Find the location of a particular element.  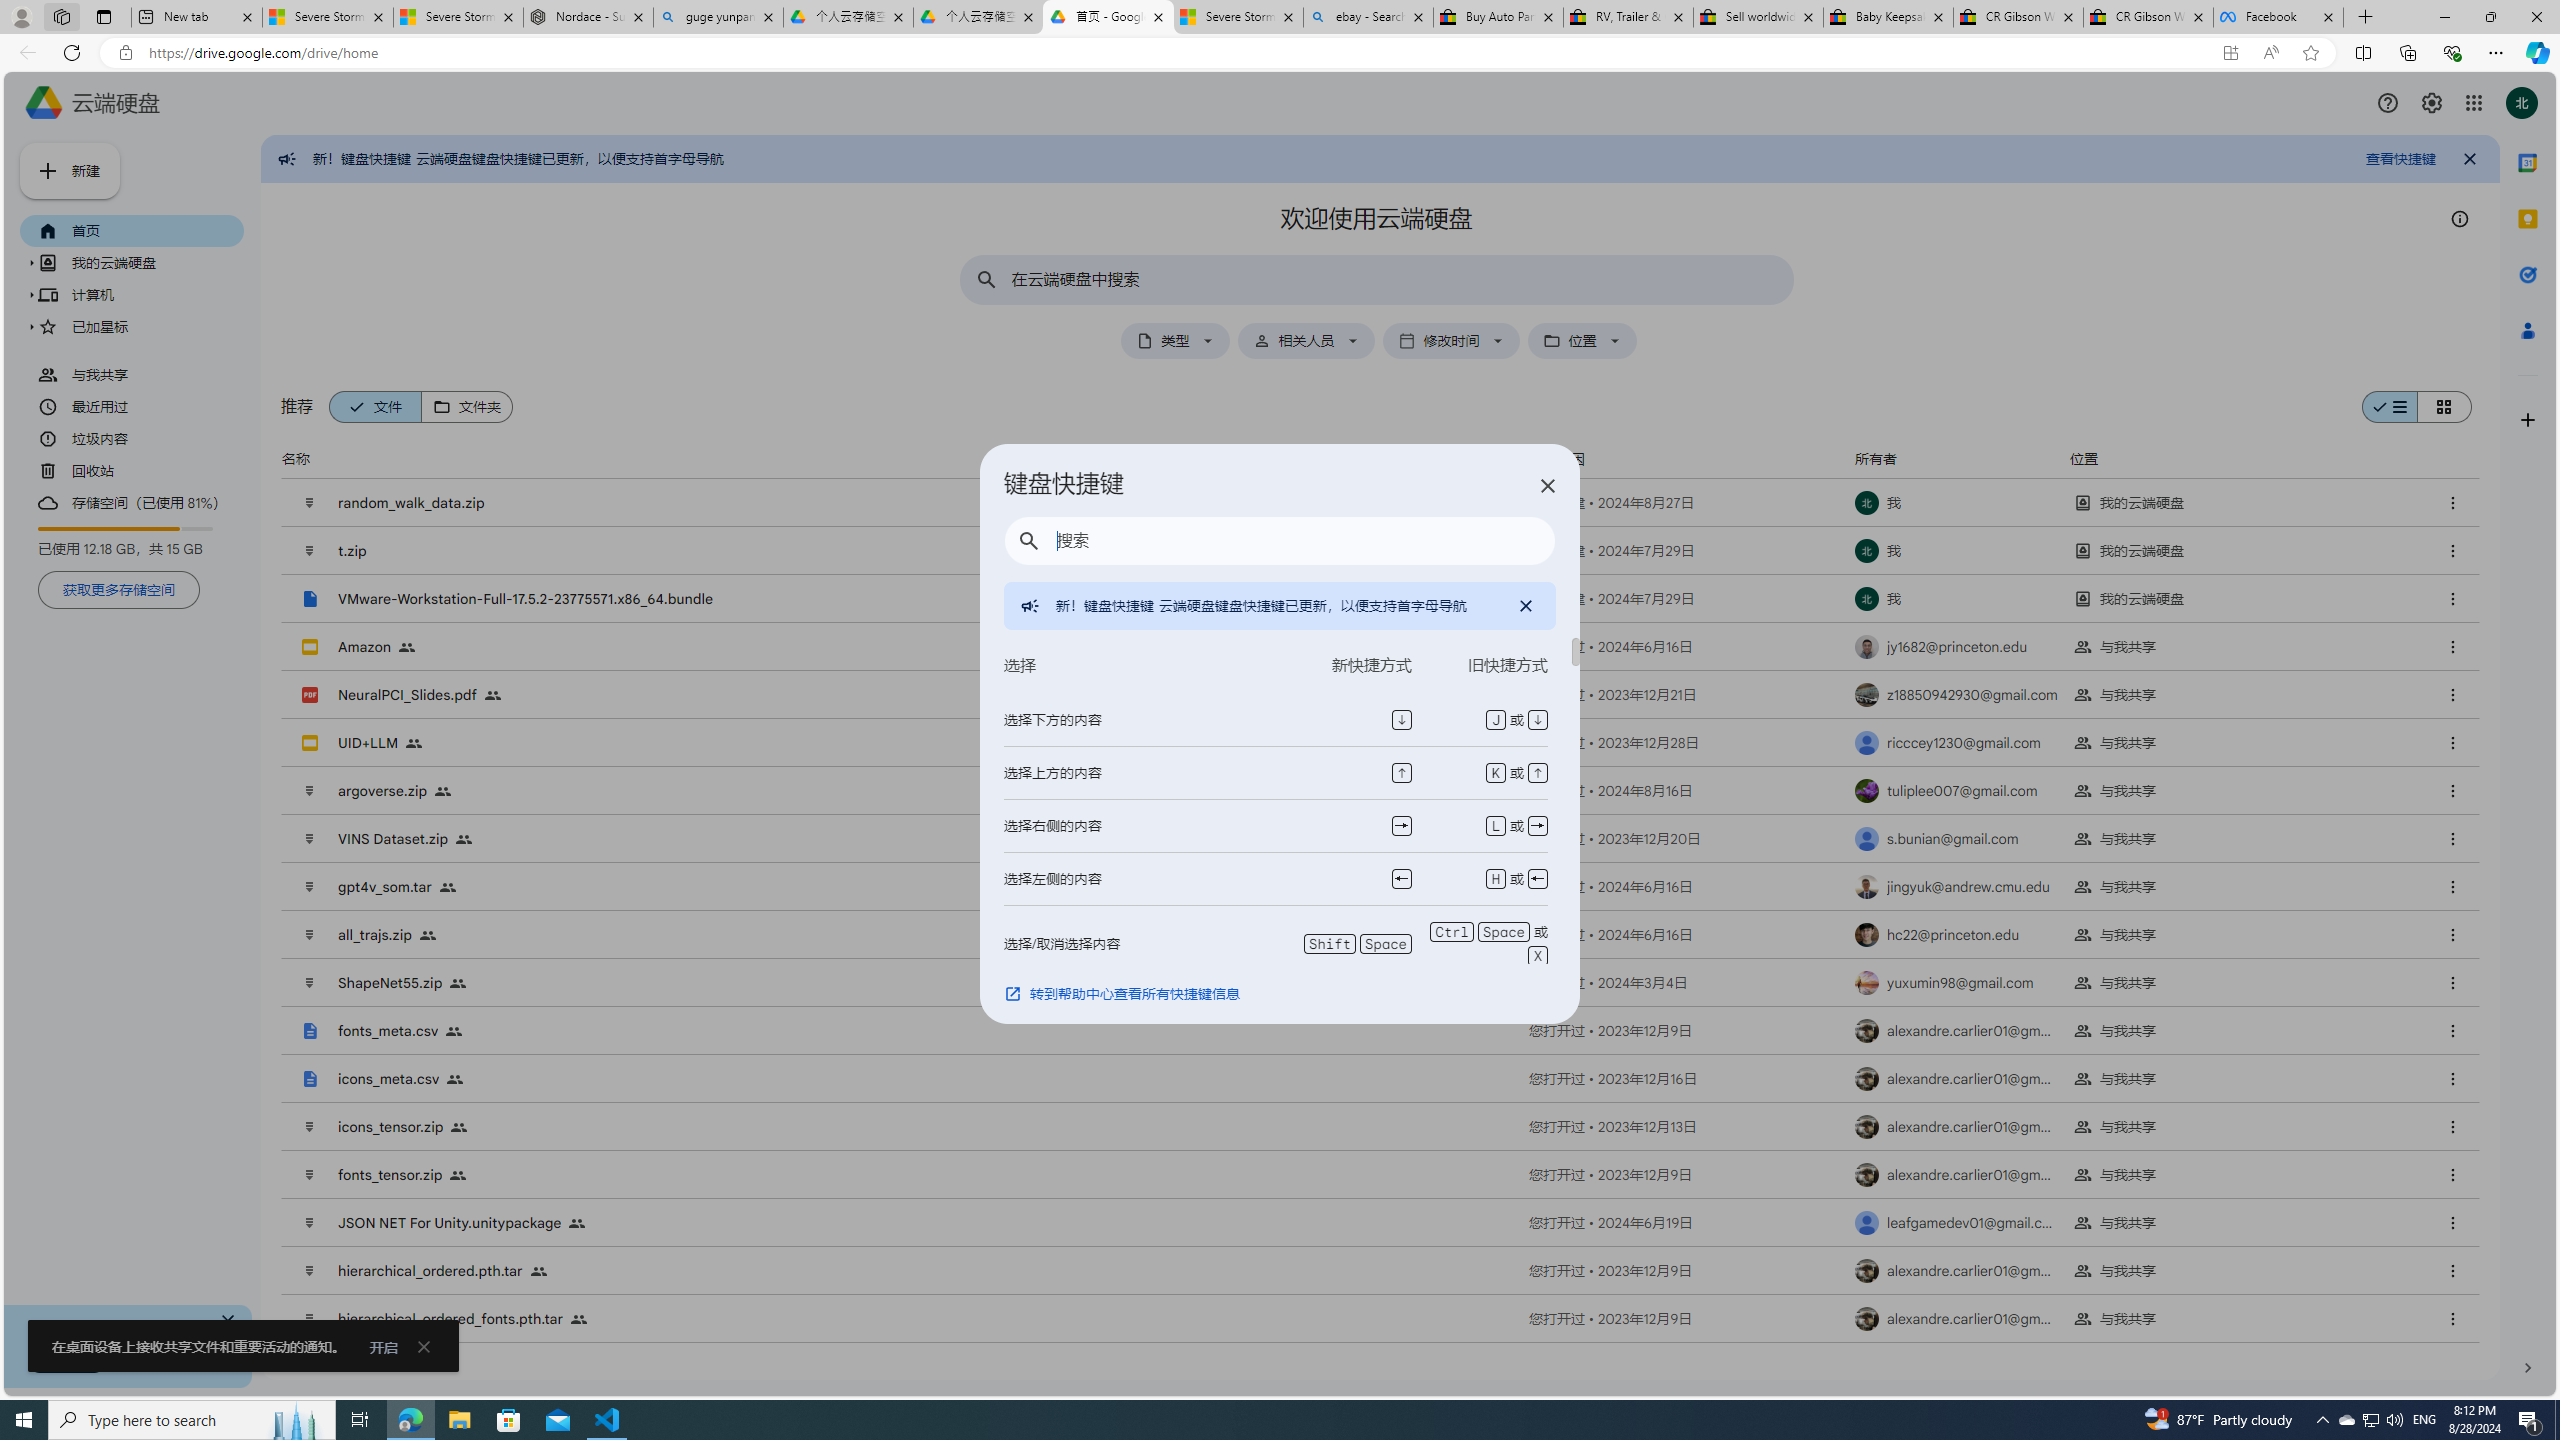

'ebay - Search' is located at coordinates (1367, 16).